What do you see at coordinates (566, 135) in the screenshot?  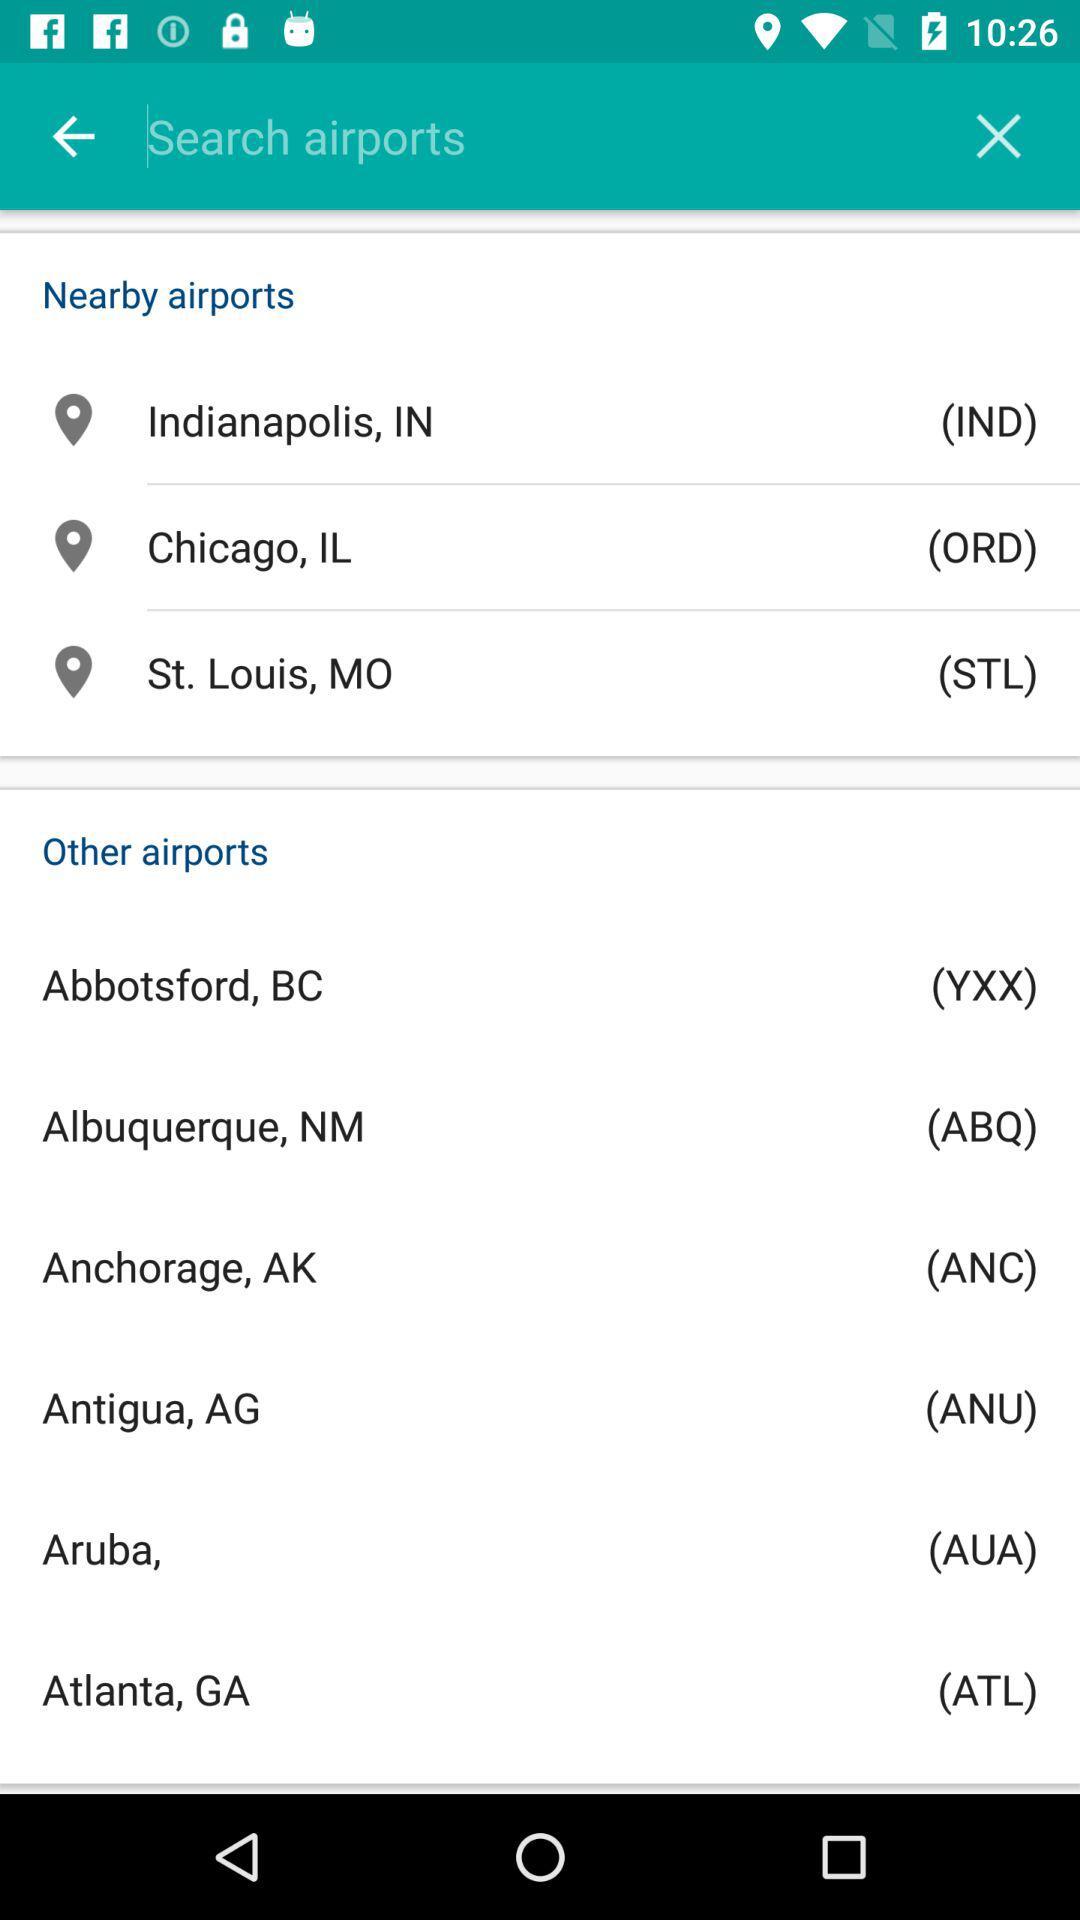 I see `search function` at bounding box center [566, 135].